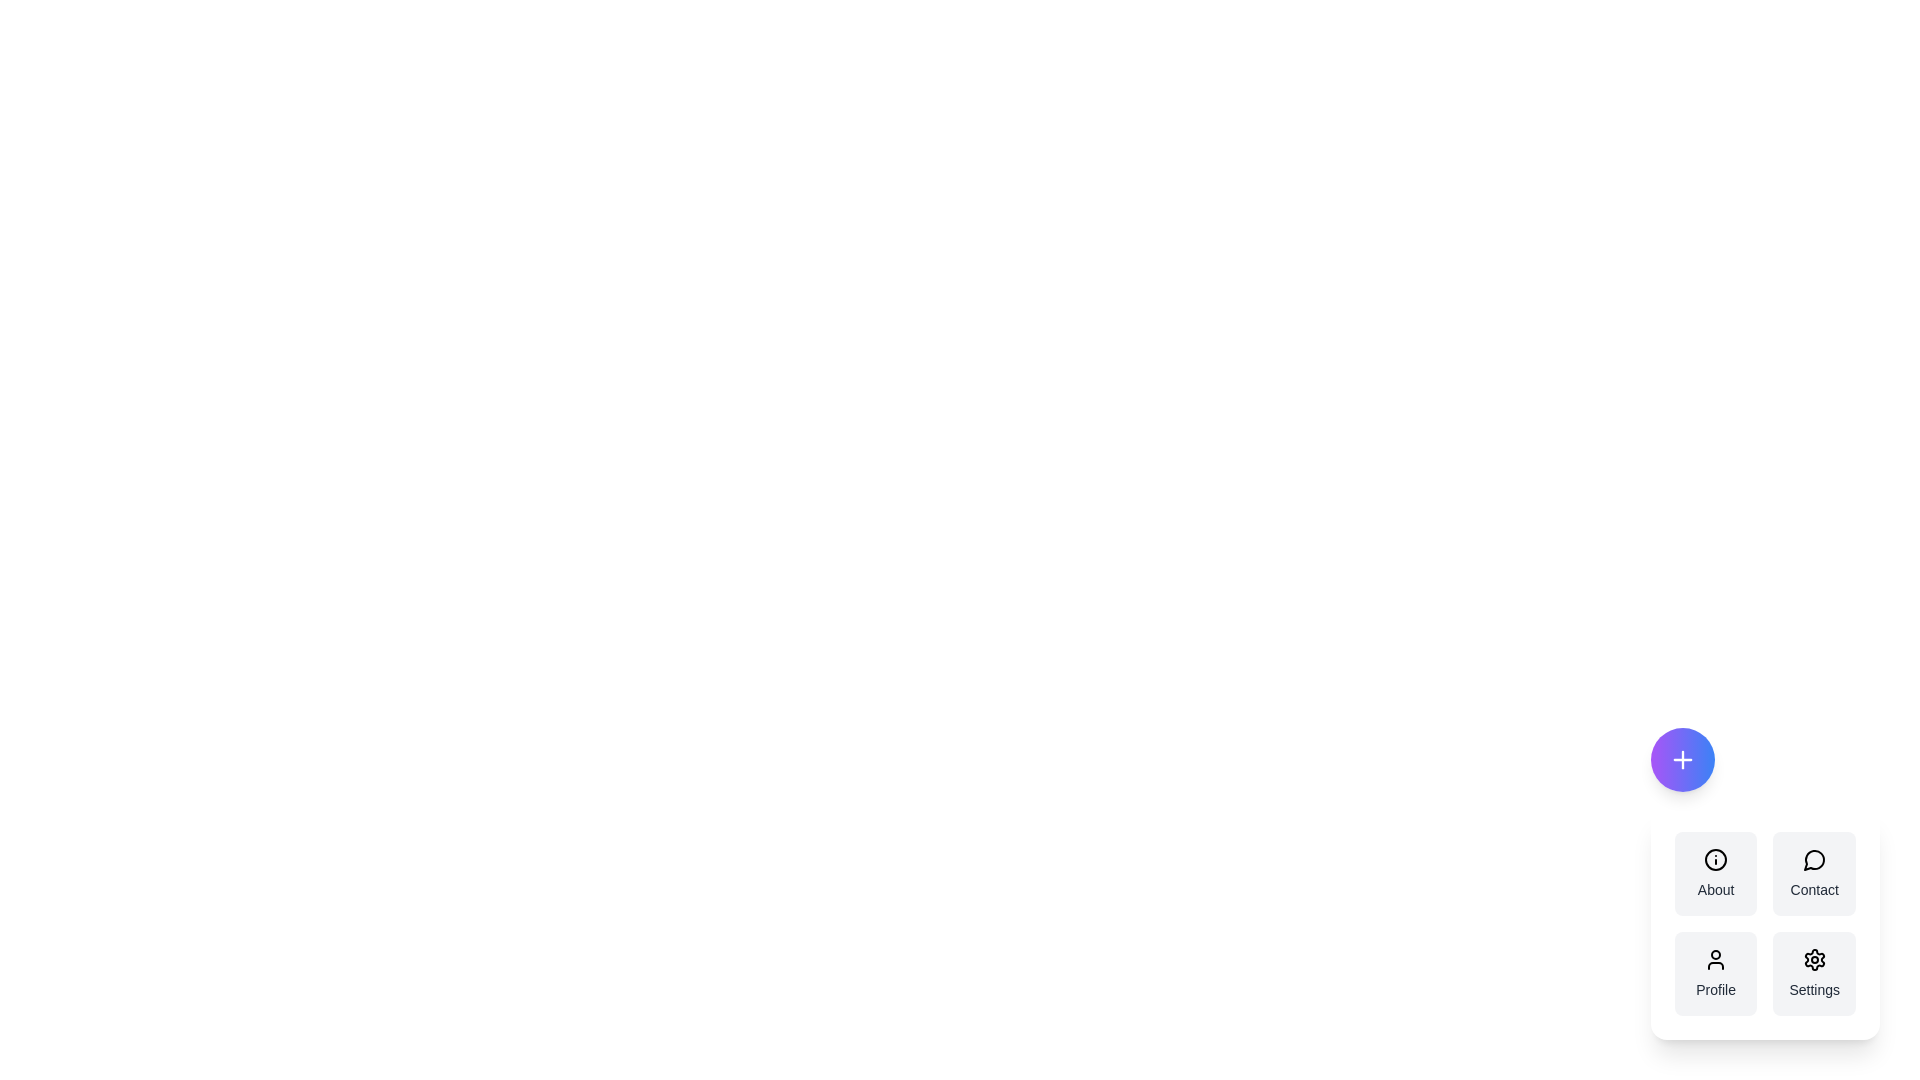 This screenshot has width=1920, height=1080. What do you see at coordinates (1814, 973) in the screenshot?
I see `the menu option Settings` at bounding box center [1814, 973].